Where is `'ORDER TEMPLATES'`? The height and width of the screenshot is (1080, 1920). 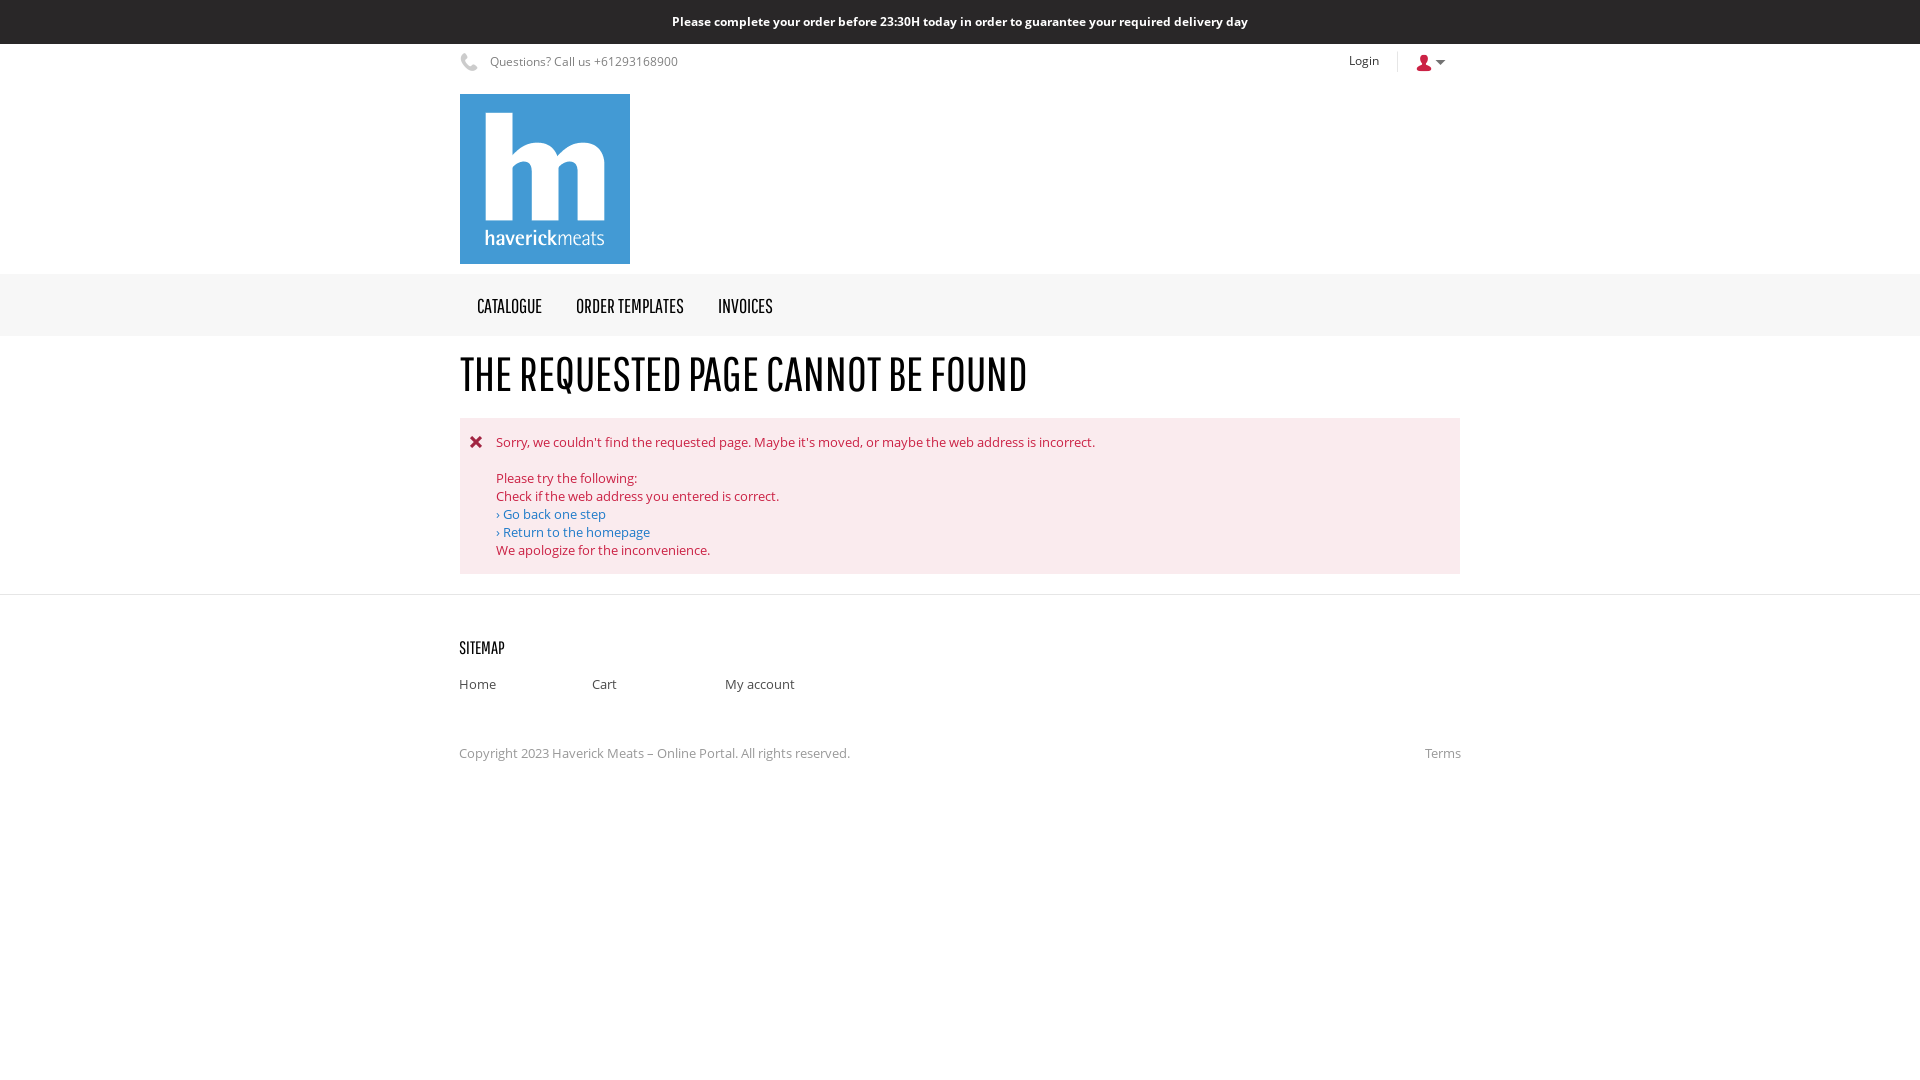 'ORDER TEMPLATES' is located at coordinates (628, 304).